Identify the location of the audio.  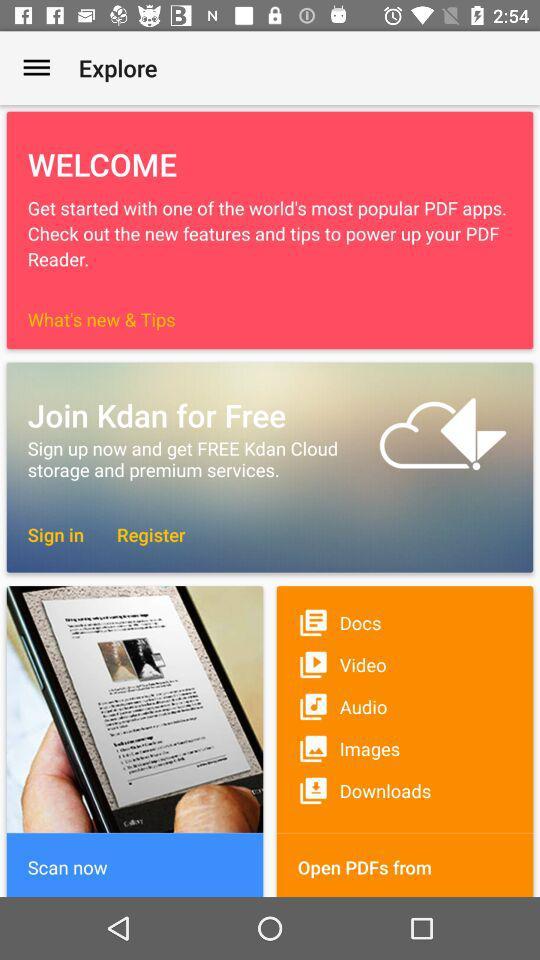
(405, 706).